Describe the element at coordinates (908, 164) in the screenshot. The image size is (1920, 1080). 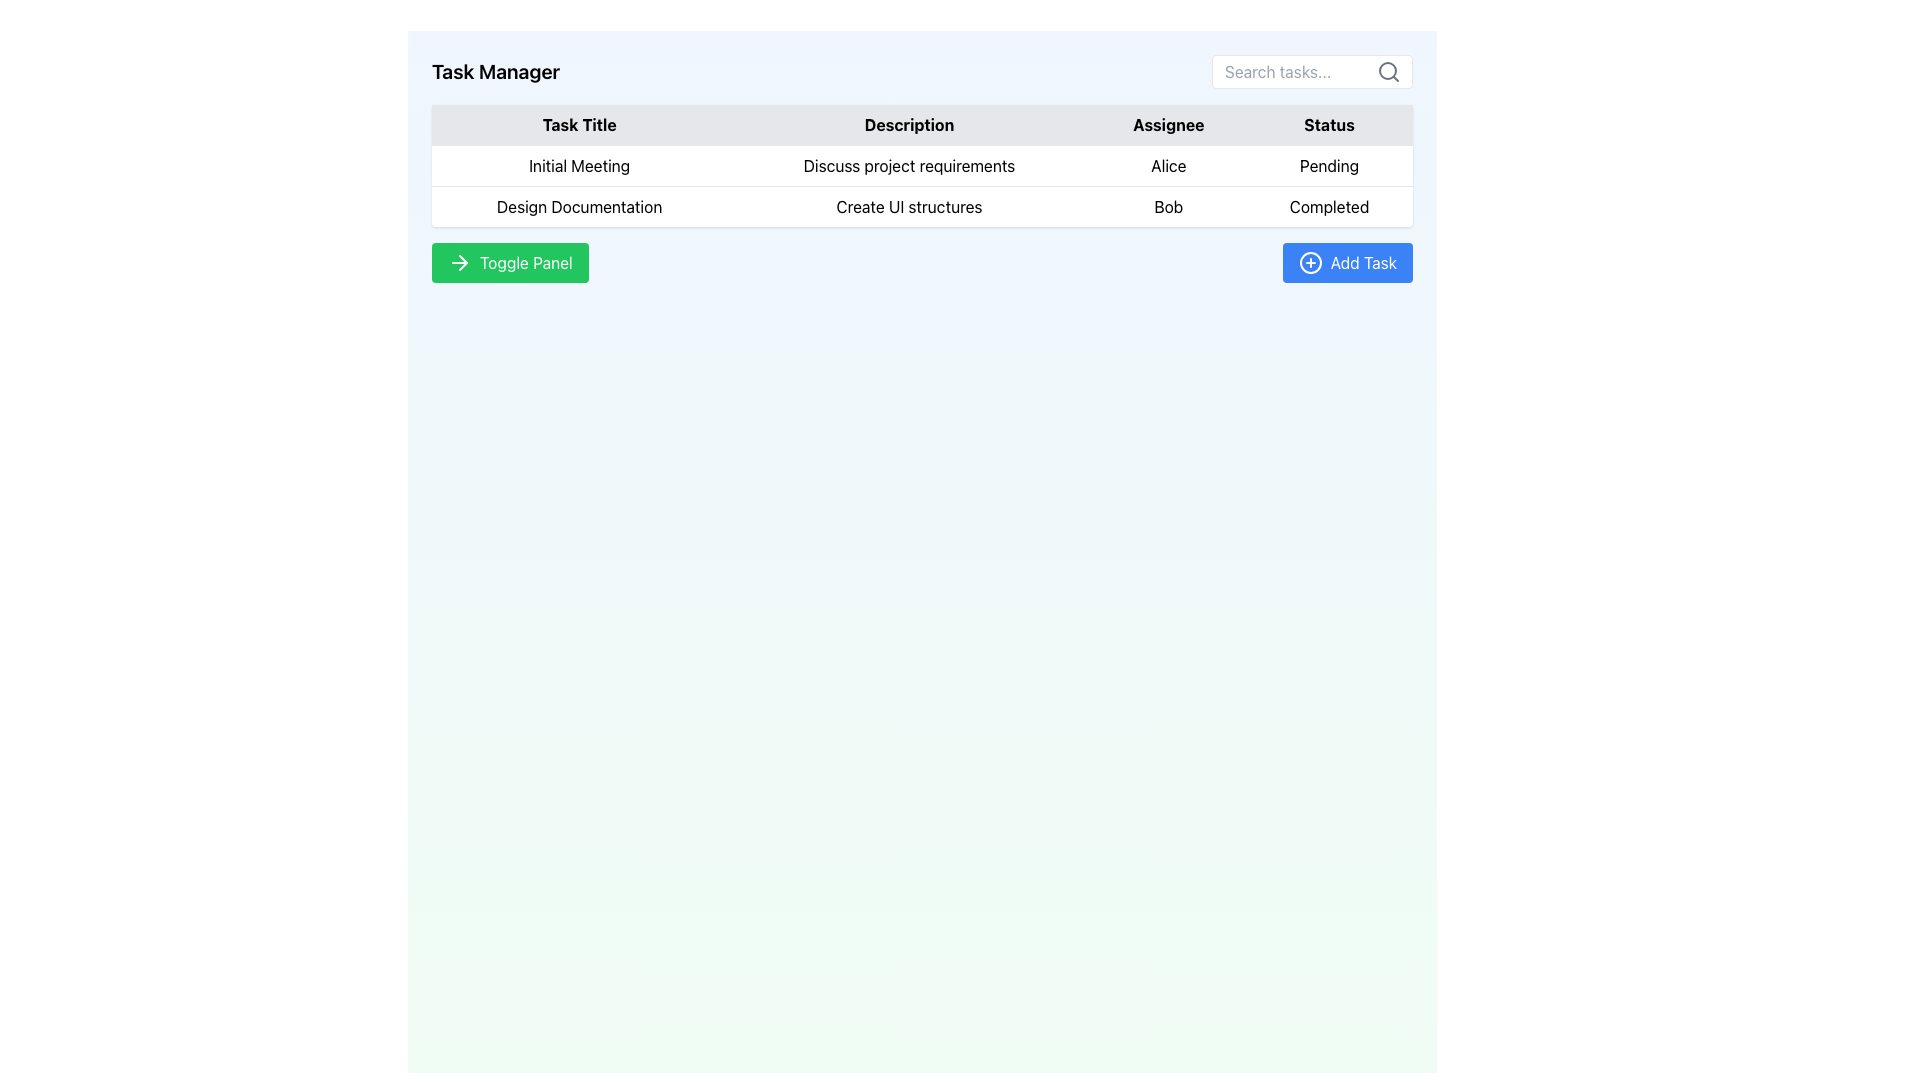
I see `the Text Label in the second column of the first data row, which describes the task's objective` at that location.